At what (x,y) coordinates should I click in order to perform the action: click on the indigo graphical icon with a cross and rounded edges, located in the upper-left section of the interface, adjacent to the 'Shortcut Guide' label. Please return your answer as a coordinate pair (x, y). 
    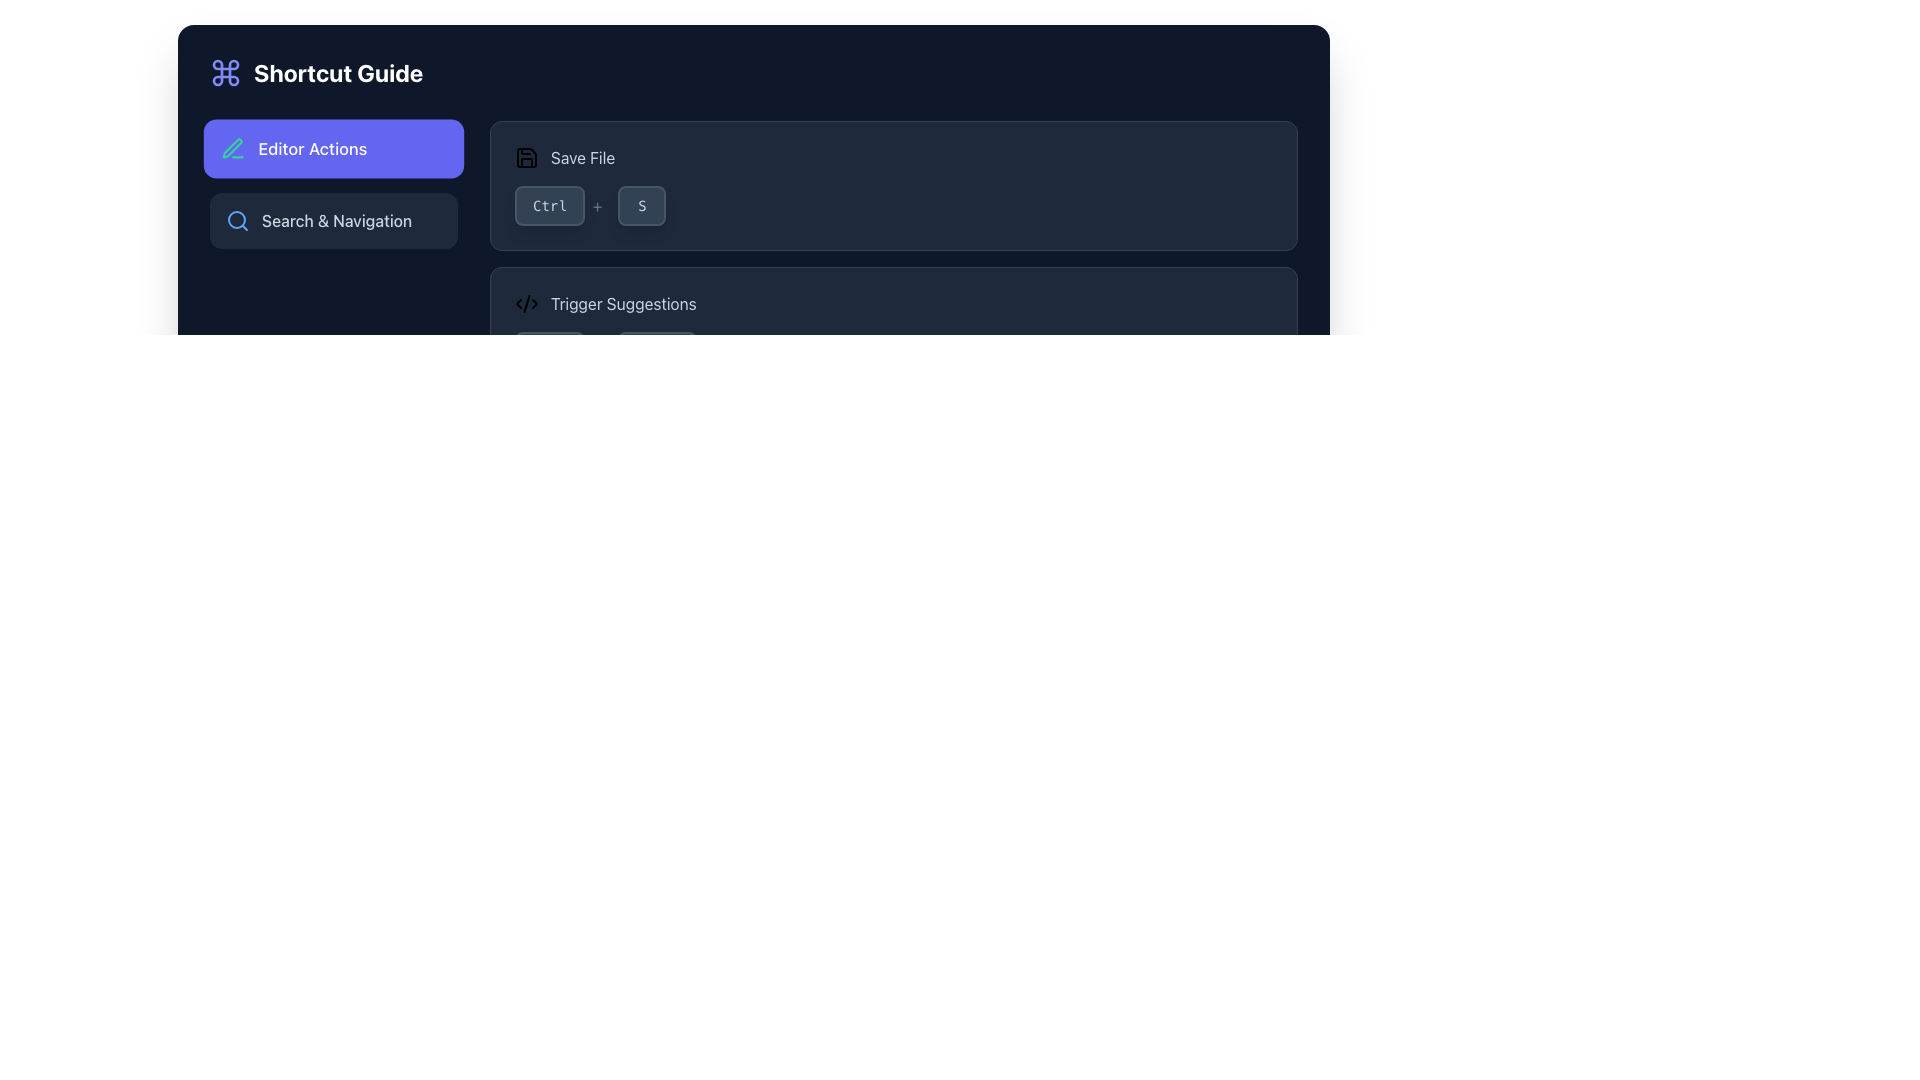
    Looking at the image, I should click on (225, 72).